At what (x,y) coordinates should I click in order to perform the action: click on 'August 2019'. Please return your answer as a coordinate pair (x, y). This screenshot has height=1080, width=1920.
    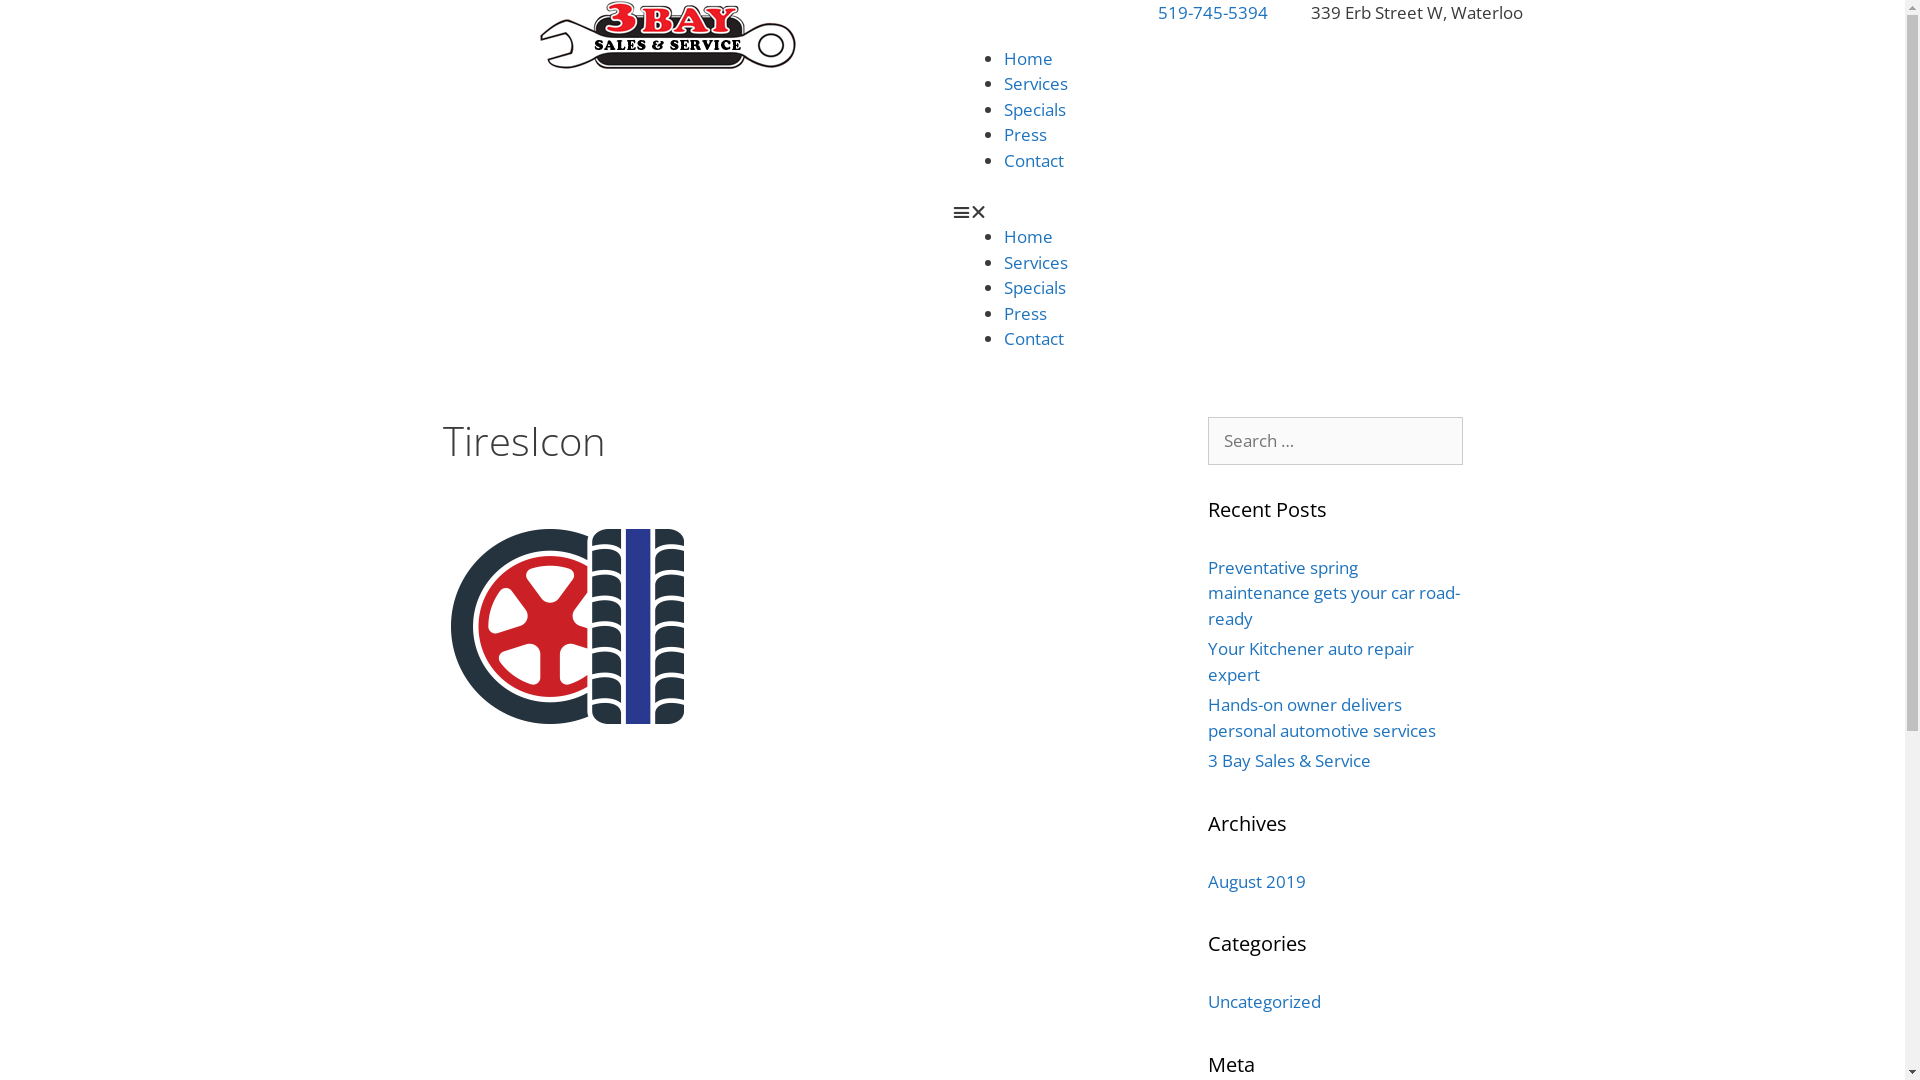
    Looking at the image, I should click on (1207, 880).